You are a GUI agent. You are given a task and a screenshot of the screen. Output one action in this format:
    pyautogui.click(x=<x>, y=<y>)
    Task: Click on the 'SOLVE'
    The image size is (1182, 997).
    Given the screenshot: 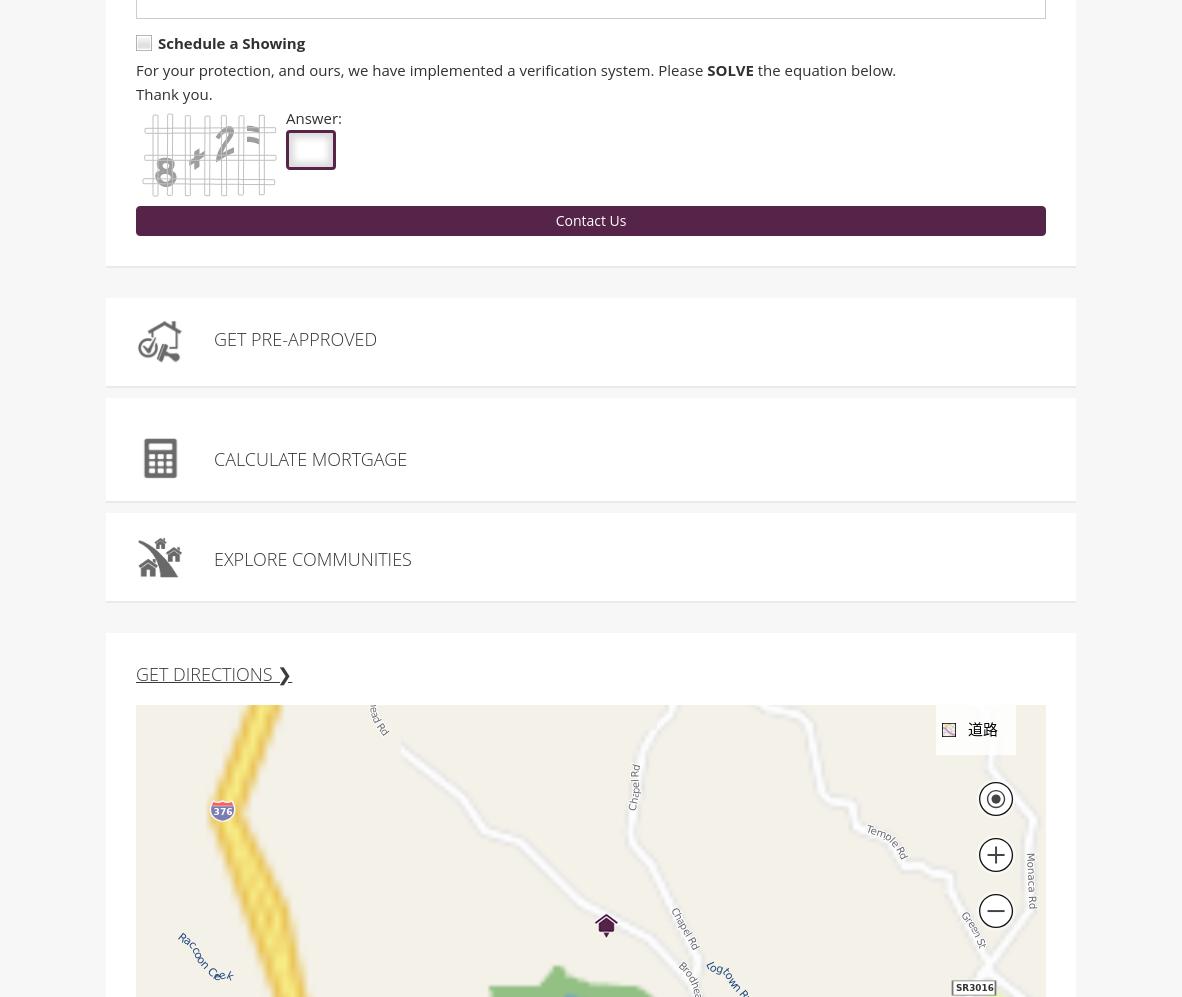 What is the action you would take?
    pyautogui.click(x=730, y=71)
    